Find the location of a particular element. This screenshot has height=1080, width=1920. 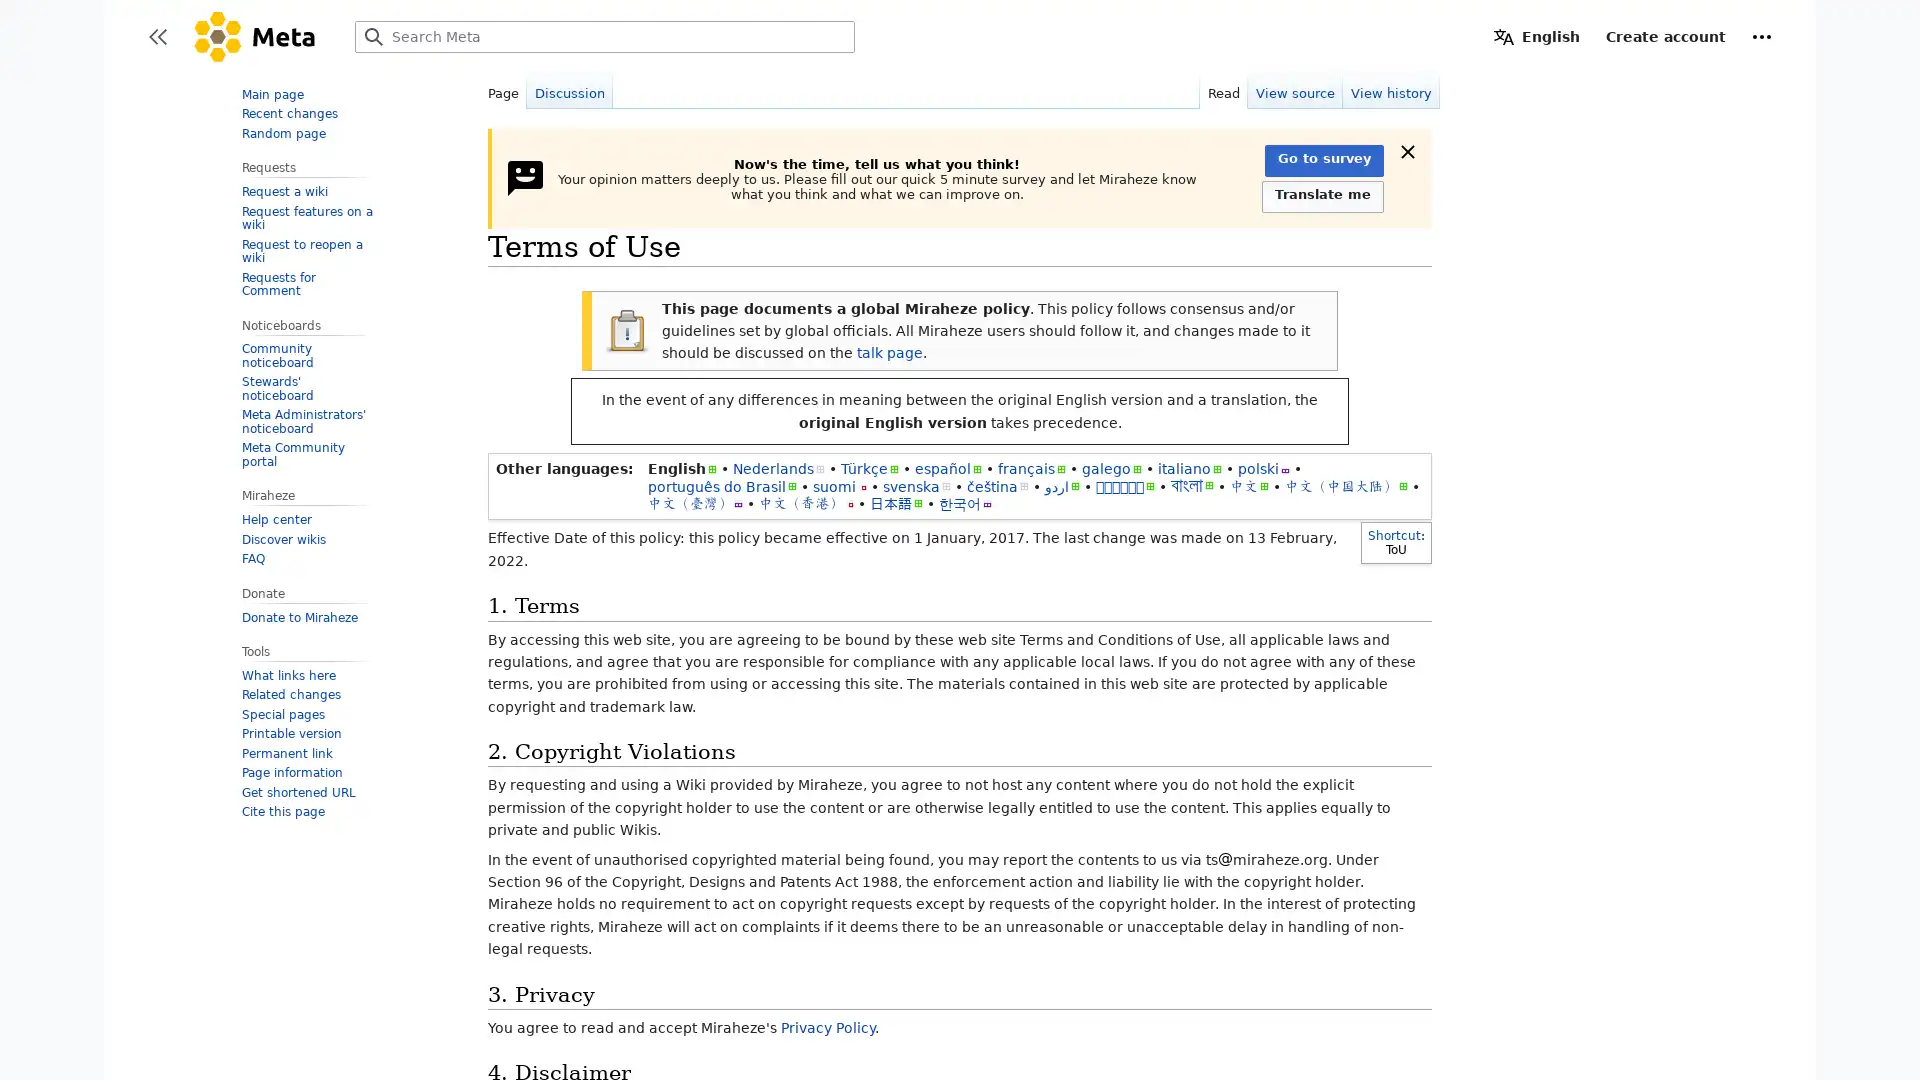

Search is located at coordinates (374, 37).